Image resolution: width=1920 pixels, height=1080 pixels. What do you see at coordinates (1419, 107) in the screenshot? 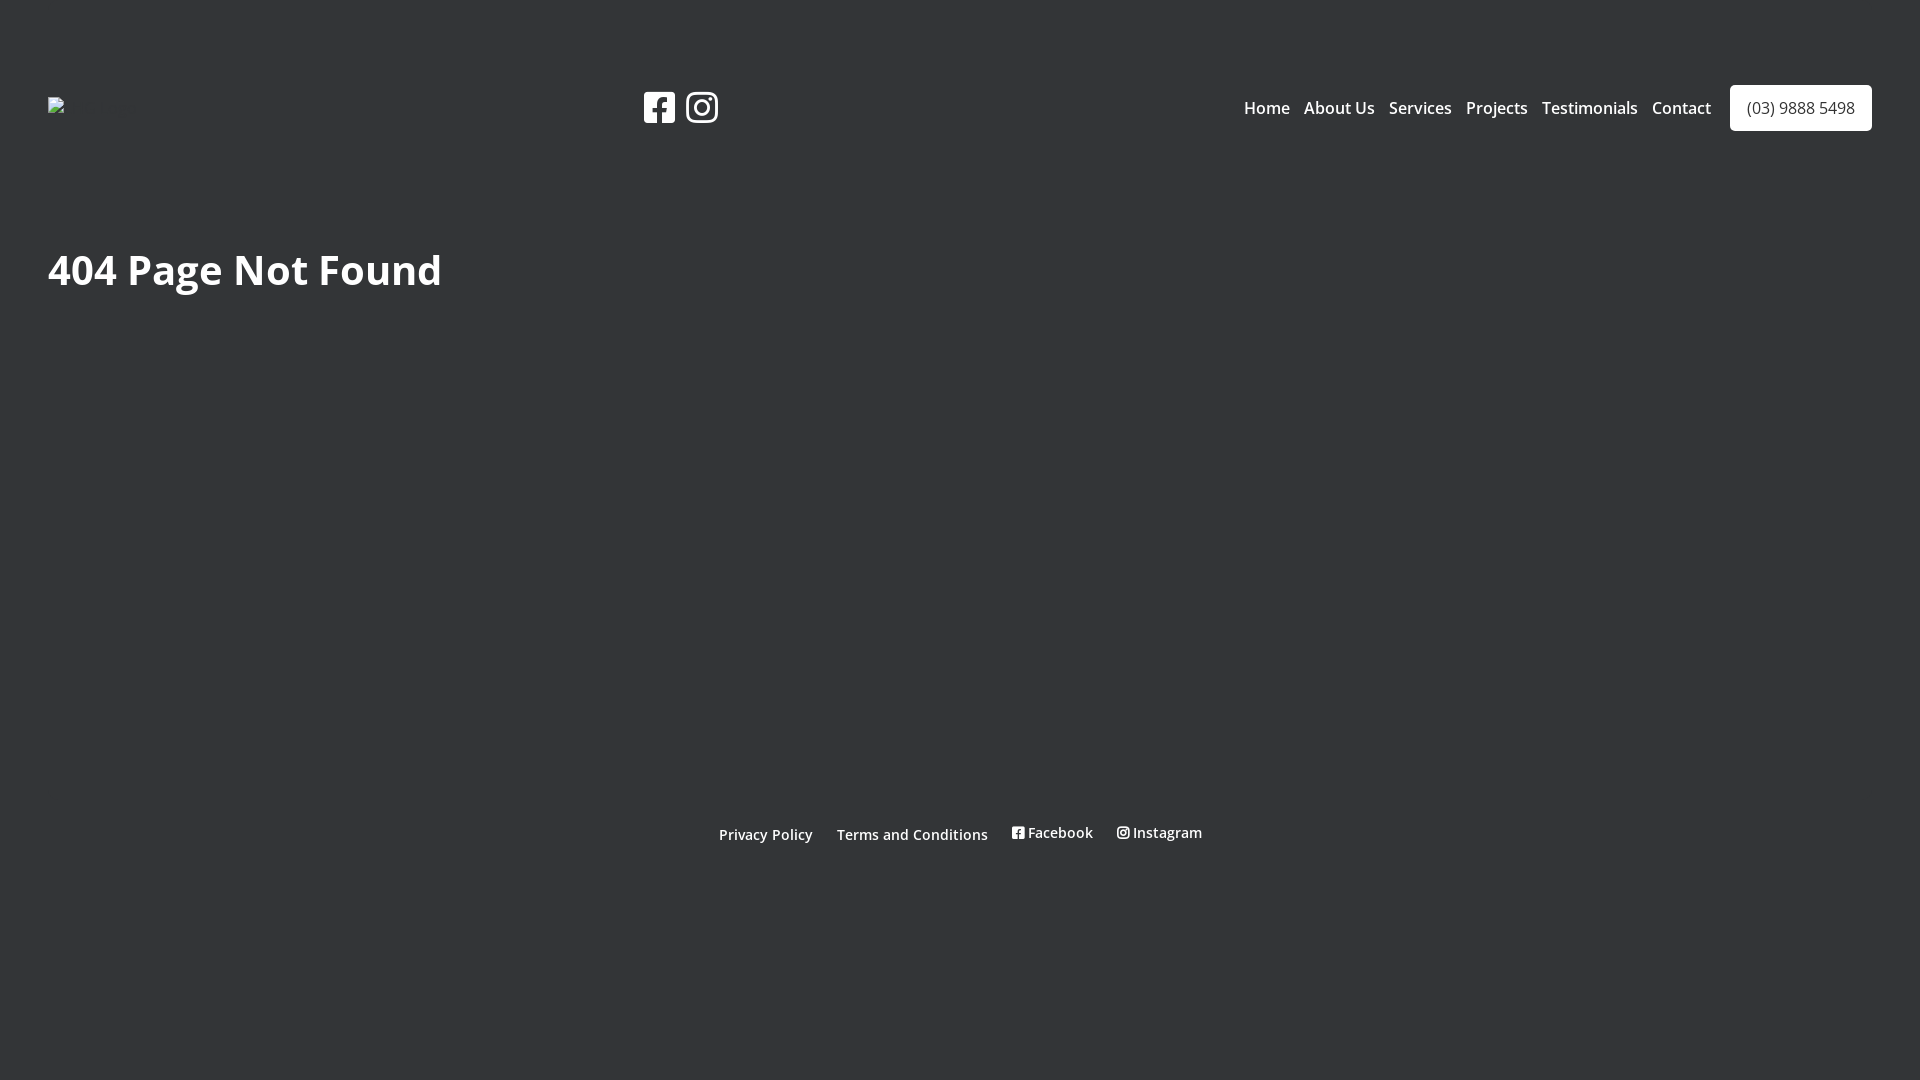
I see `'Services'` at bounding box center [1419, 107].